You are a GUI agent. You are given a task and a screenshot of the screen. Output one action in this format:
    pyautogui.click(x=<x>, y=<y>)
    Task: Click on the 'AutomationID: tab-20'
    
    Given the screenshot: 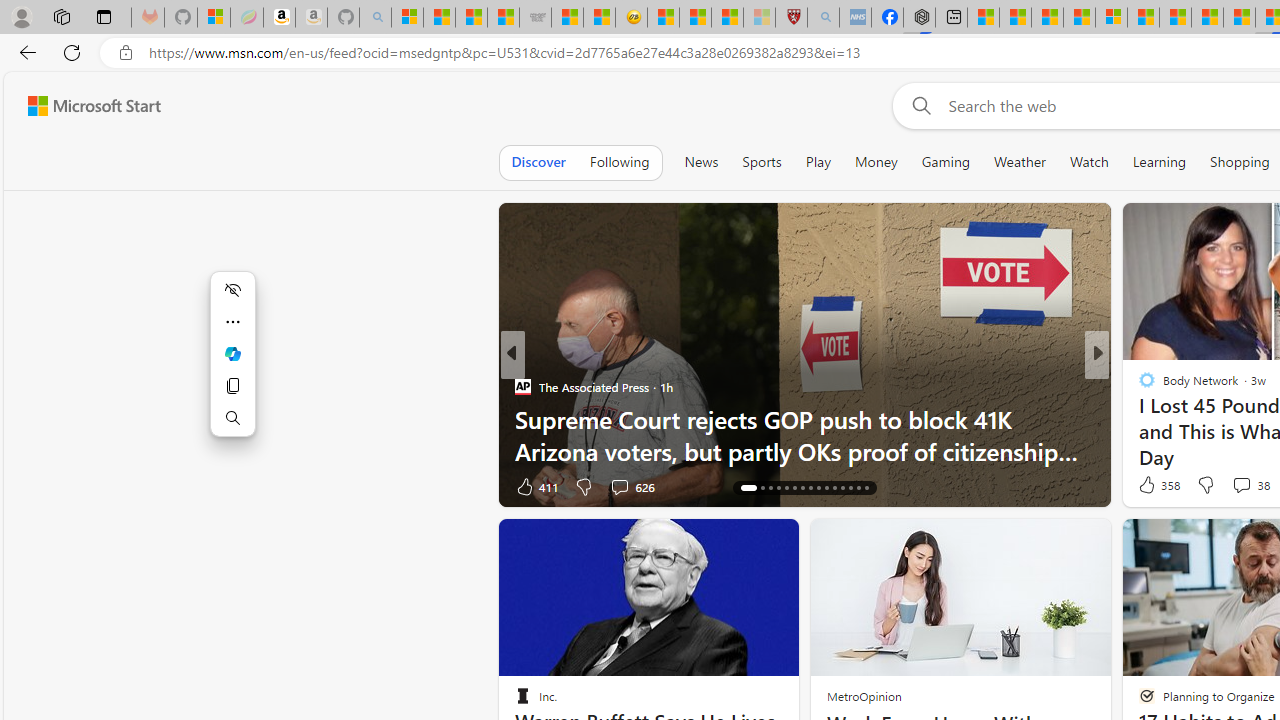 What is the action you would take?
    pyautogui.click(x=785, y=488)
    